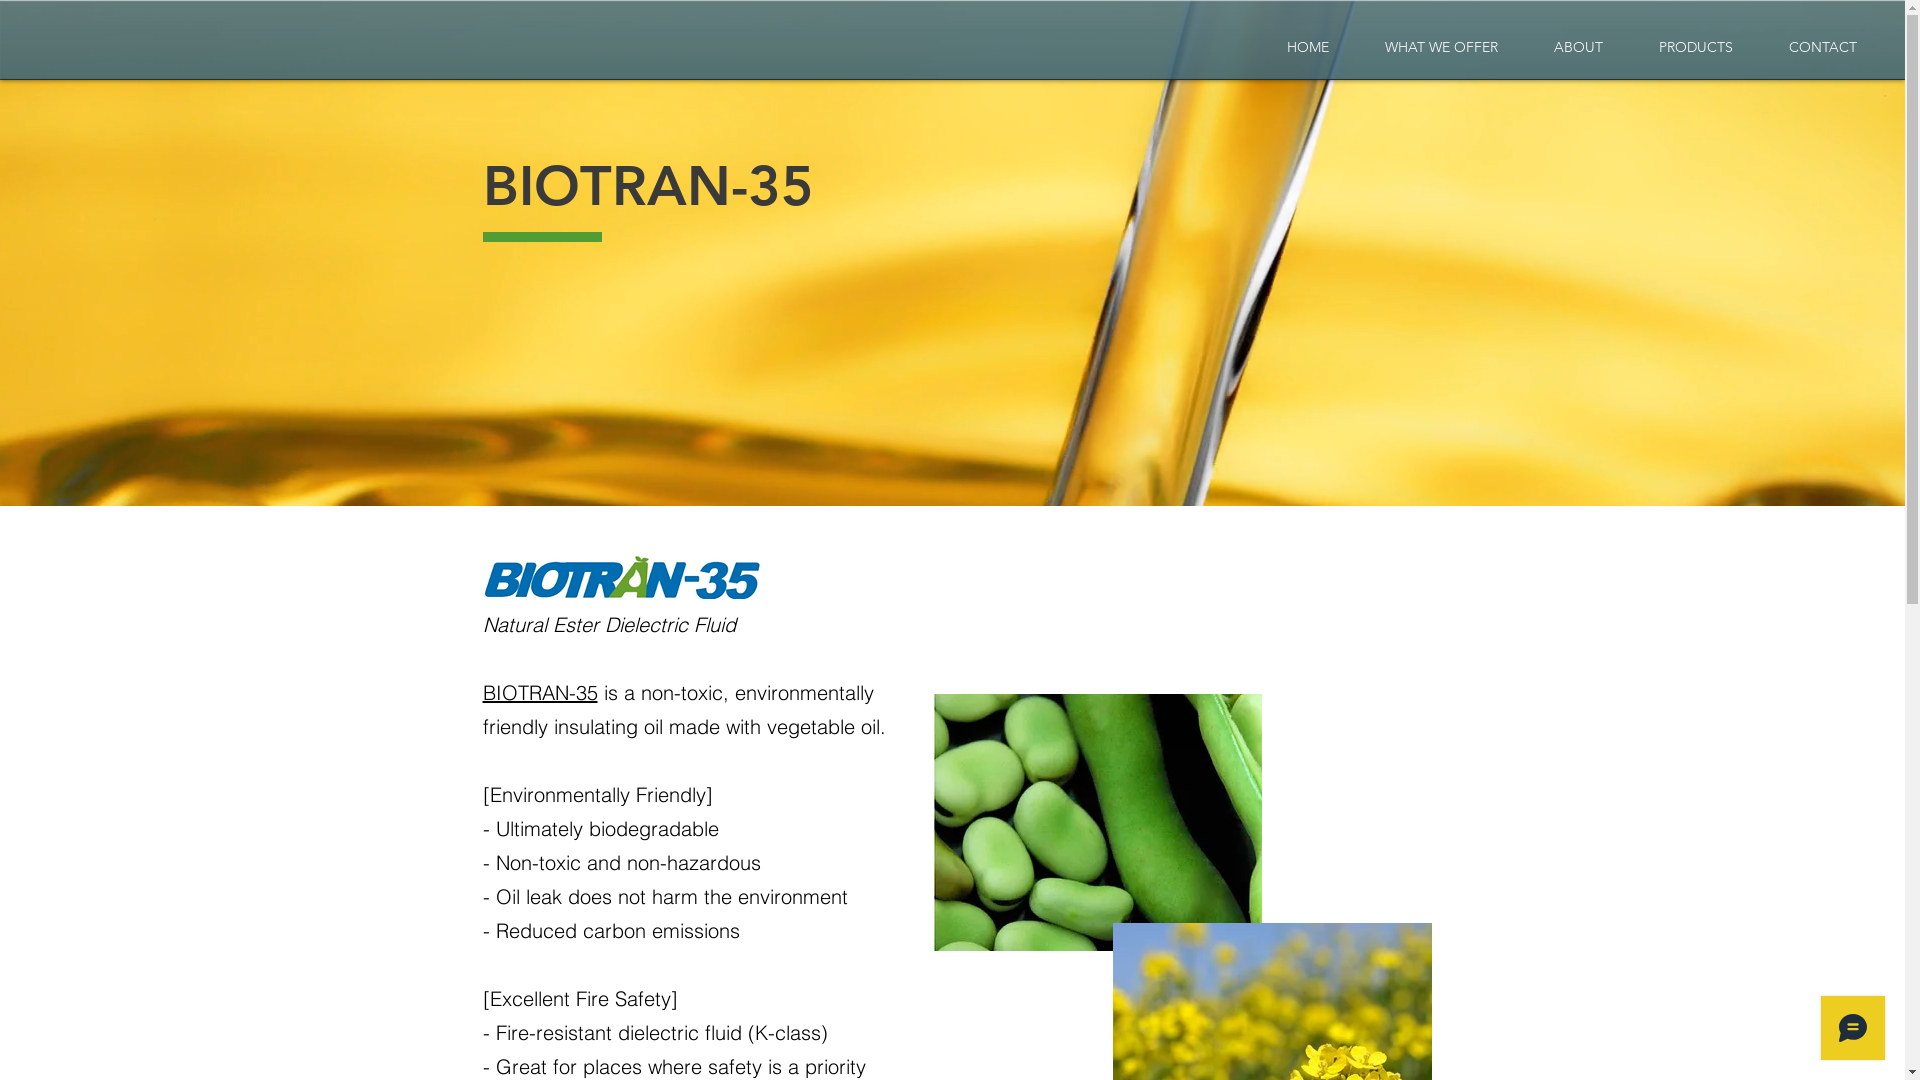 The height and width of the screenshot is (1080, 1920). Describe the element at coordinates (1525, 46) in the screenshot. I see `'ABOUT'` at that location.